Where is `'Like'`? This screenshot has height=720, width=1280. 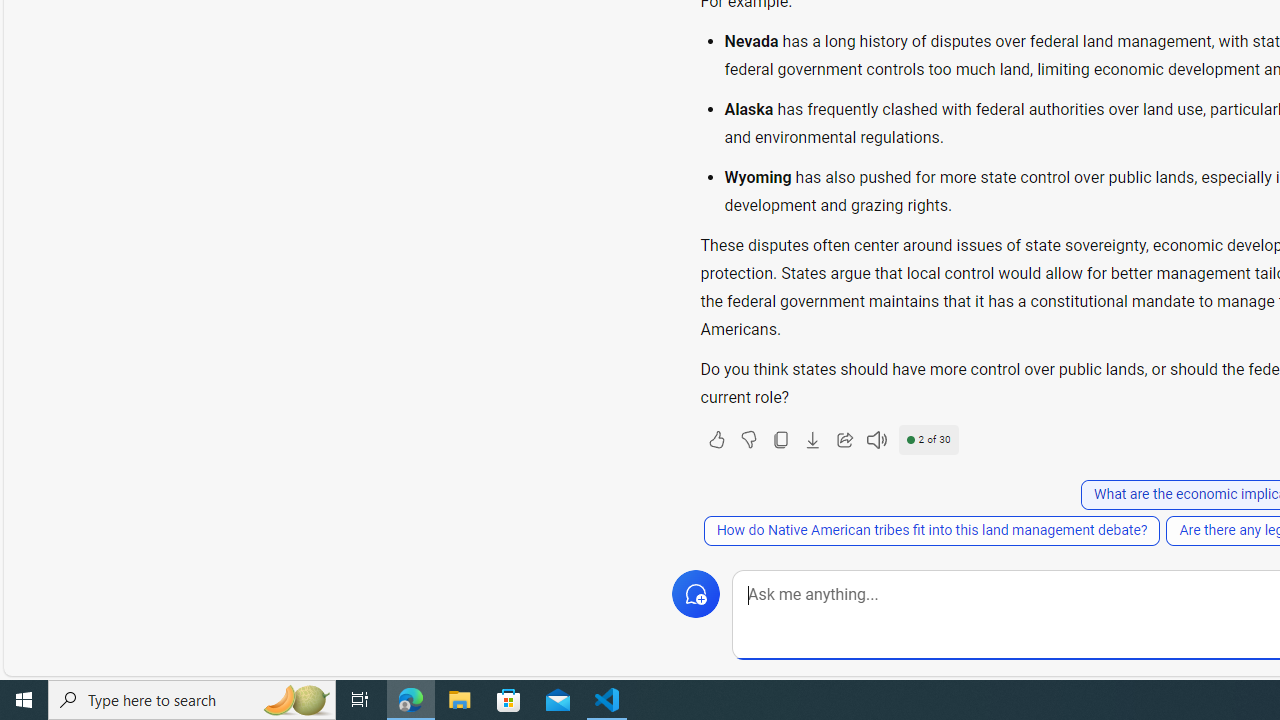 'Like' is located at coordinates (716, 438).